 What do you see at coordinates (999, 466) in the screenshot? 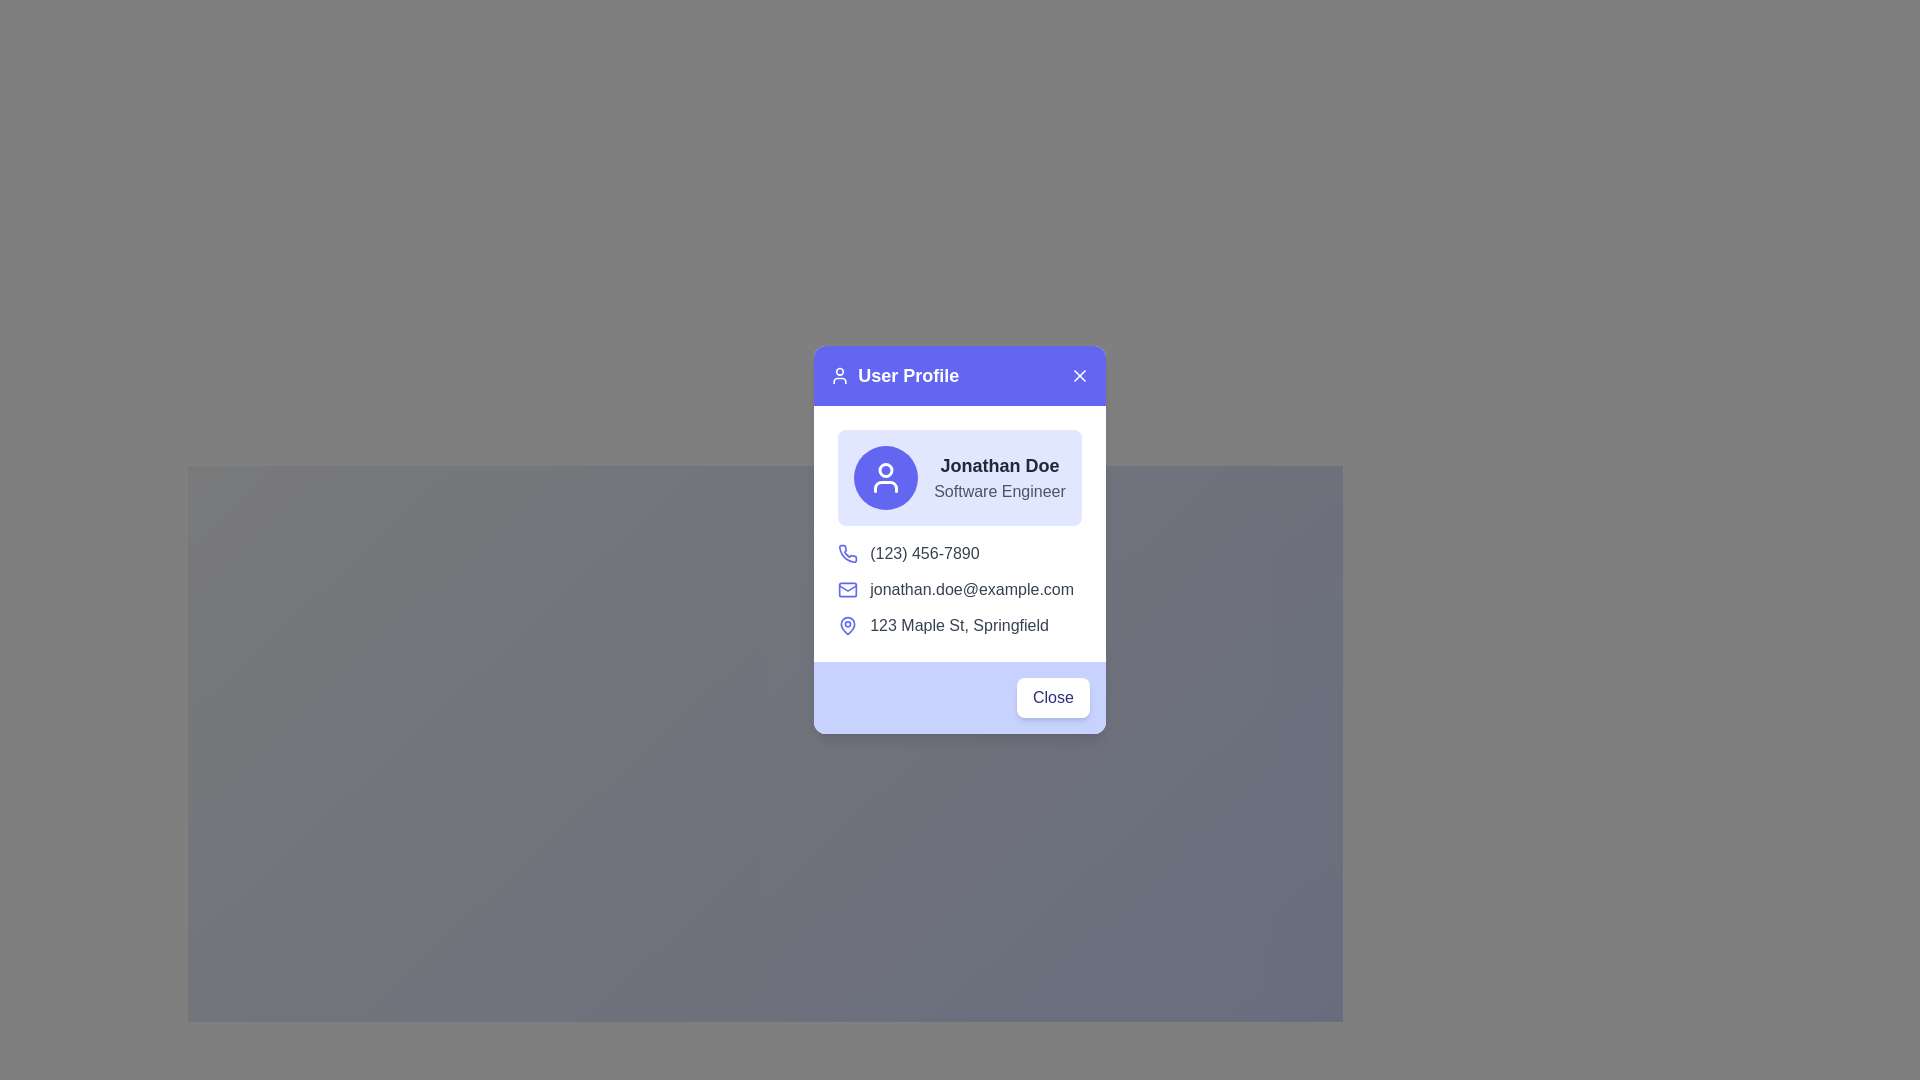
I see `the text label styled as a title representing 'Jonathan Doe' within the 'User Profile' modal dialog box` at bounding box center [999, 466].